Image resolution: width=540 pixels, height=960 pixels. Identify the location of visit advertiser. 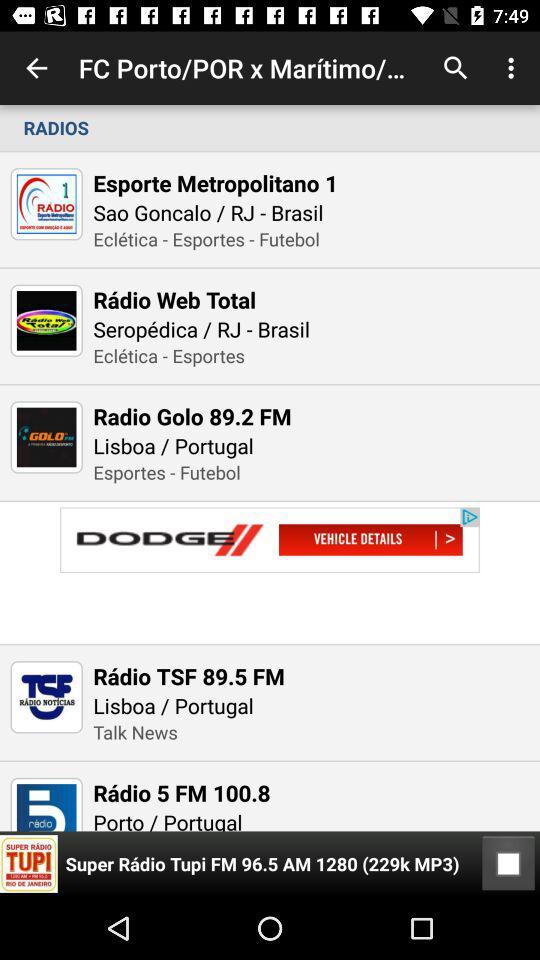
(270, 573).